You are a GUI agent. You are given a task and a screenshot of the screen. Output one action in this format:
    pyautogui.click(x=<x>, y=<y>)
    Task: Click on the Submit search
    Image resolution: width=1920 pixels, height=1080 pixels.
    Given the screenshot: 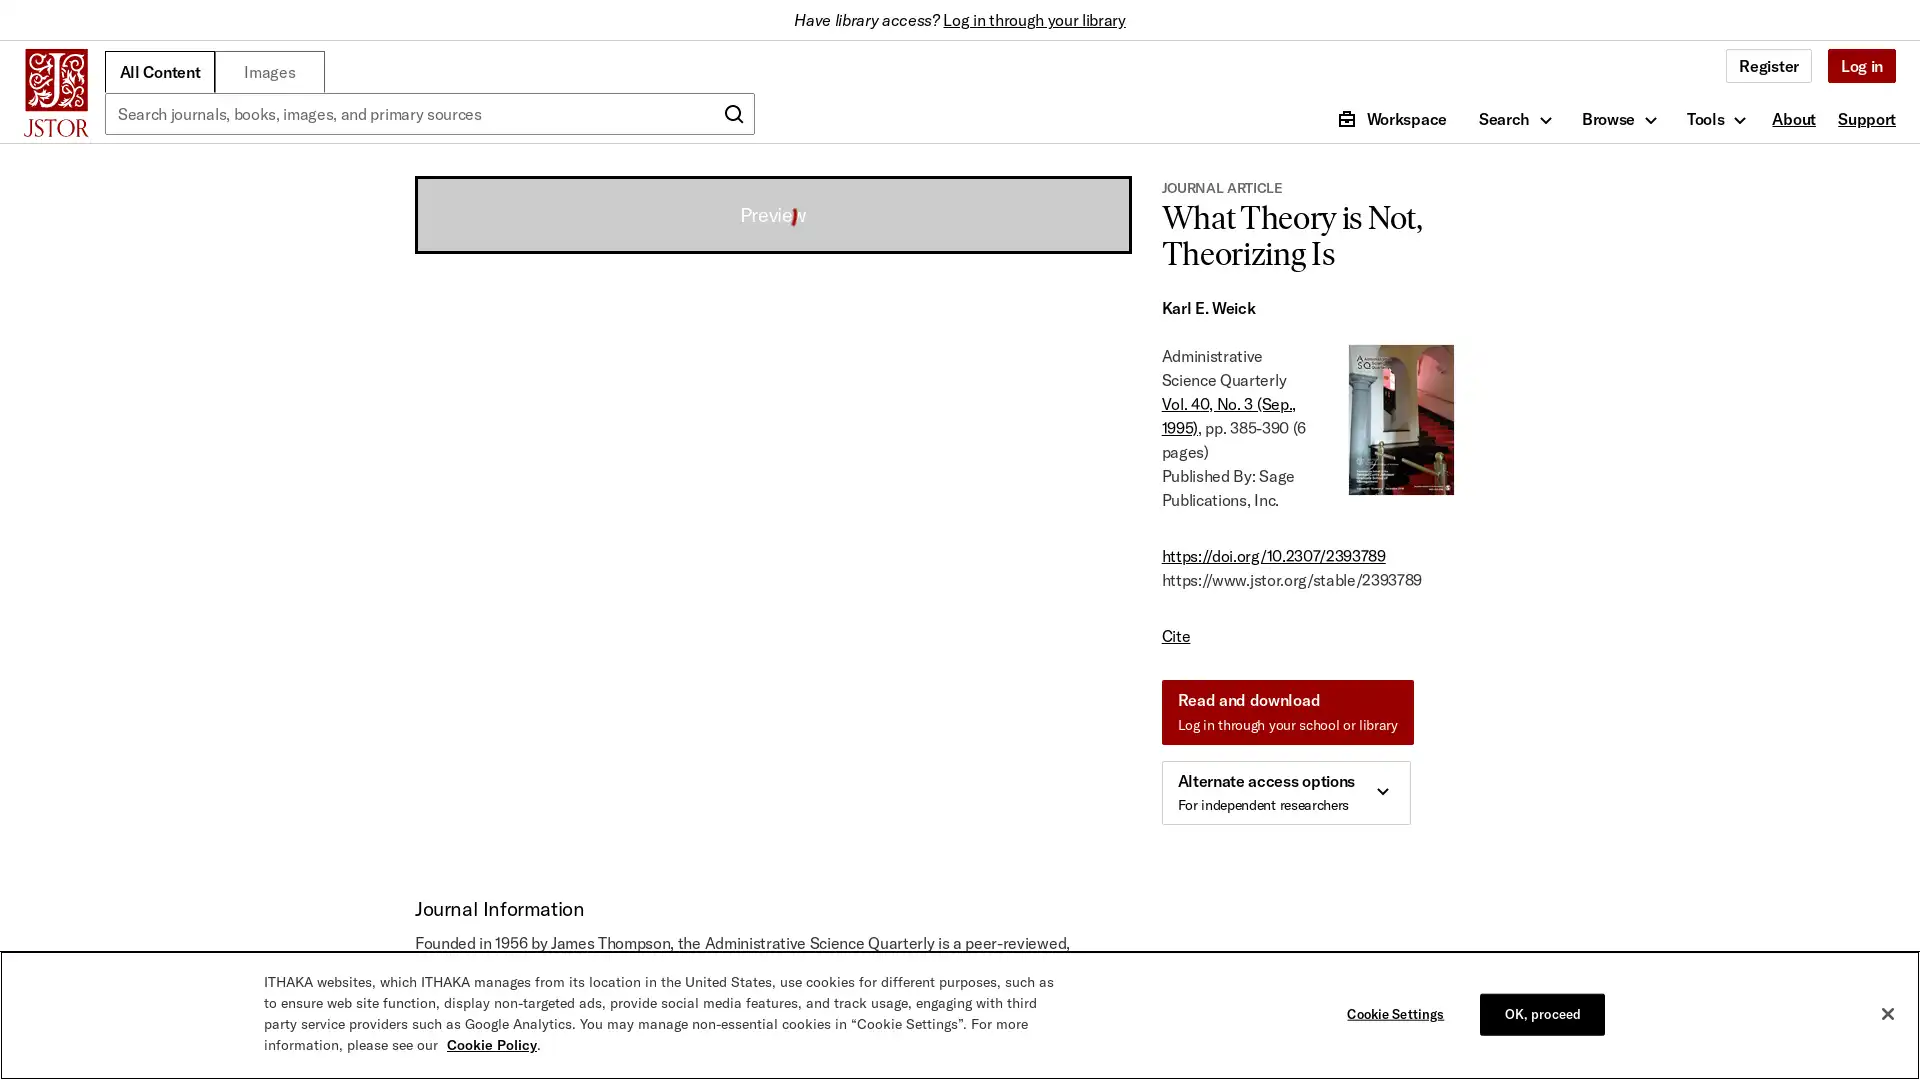 What is the action you would take?
    pyautogui.click(x=733, y=114)
    